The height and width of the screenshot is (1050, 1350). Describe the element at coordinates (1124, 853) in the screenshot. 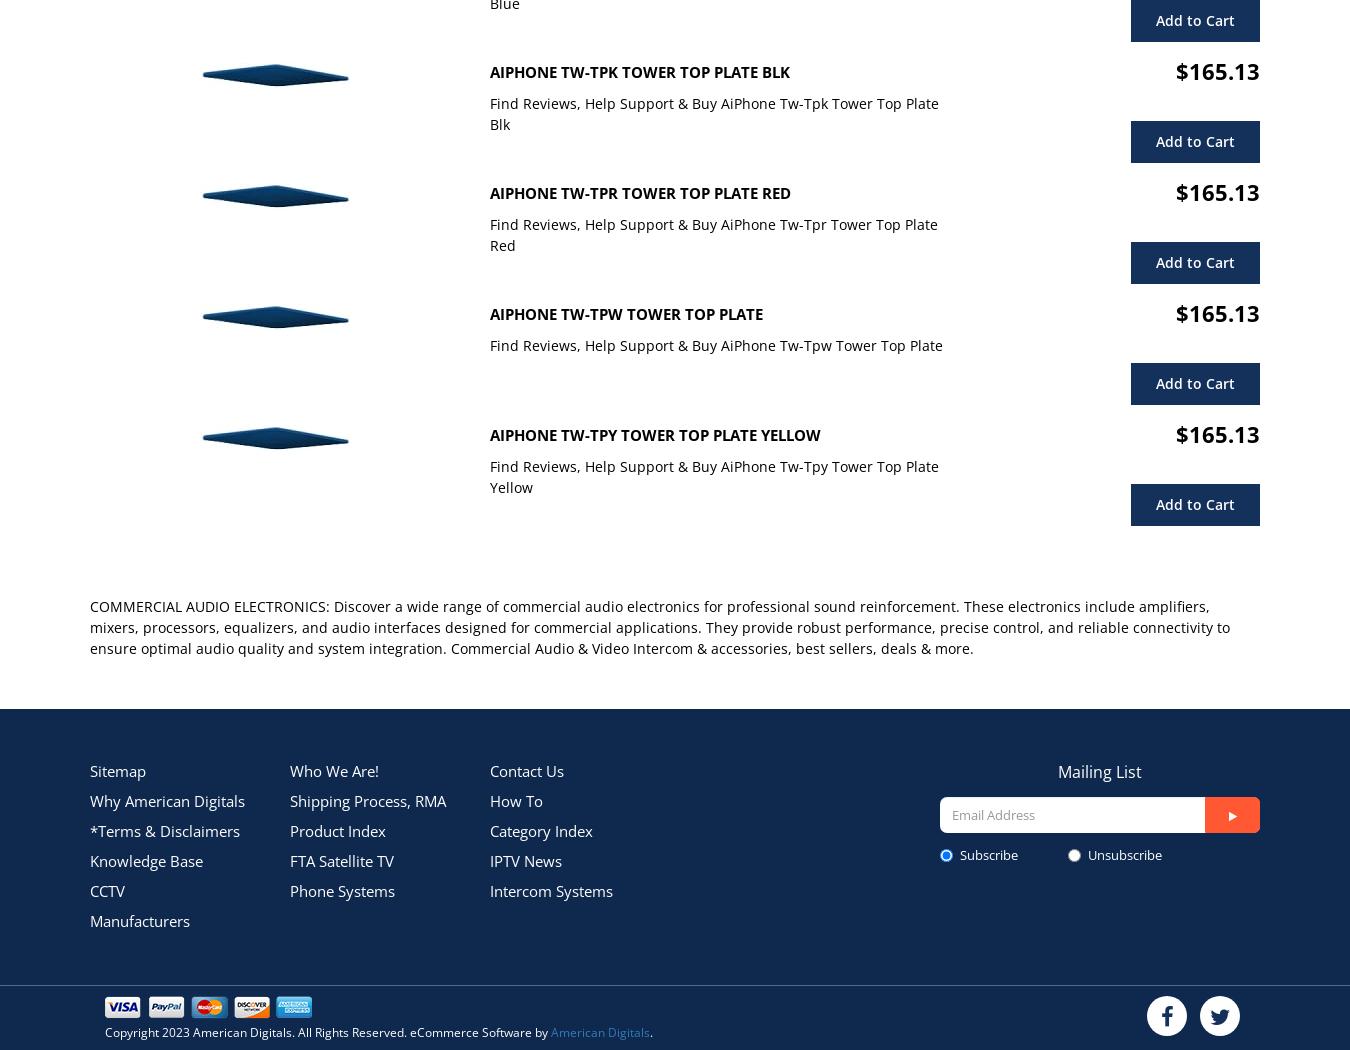

I see `'Unsubscribe'` at that location.